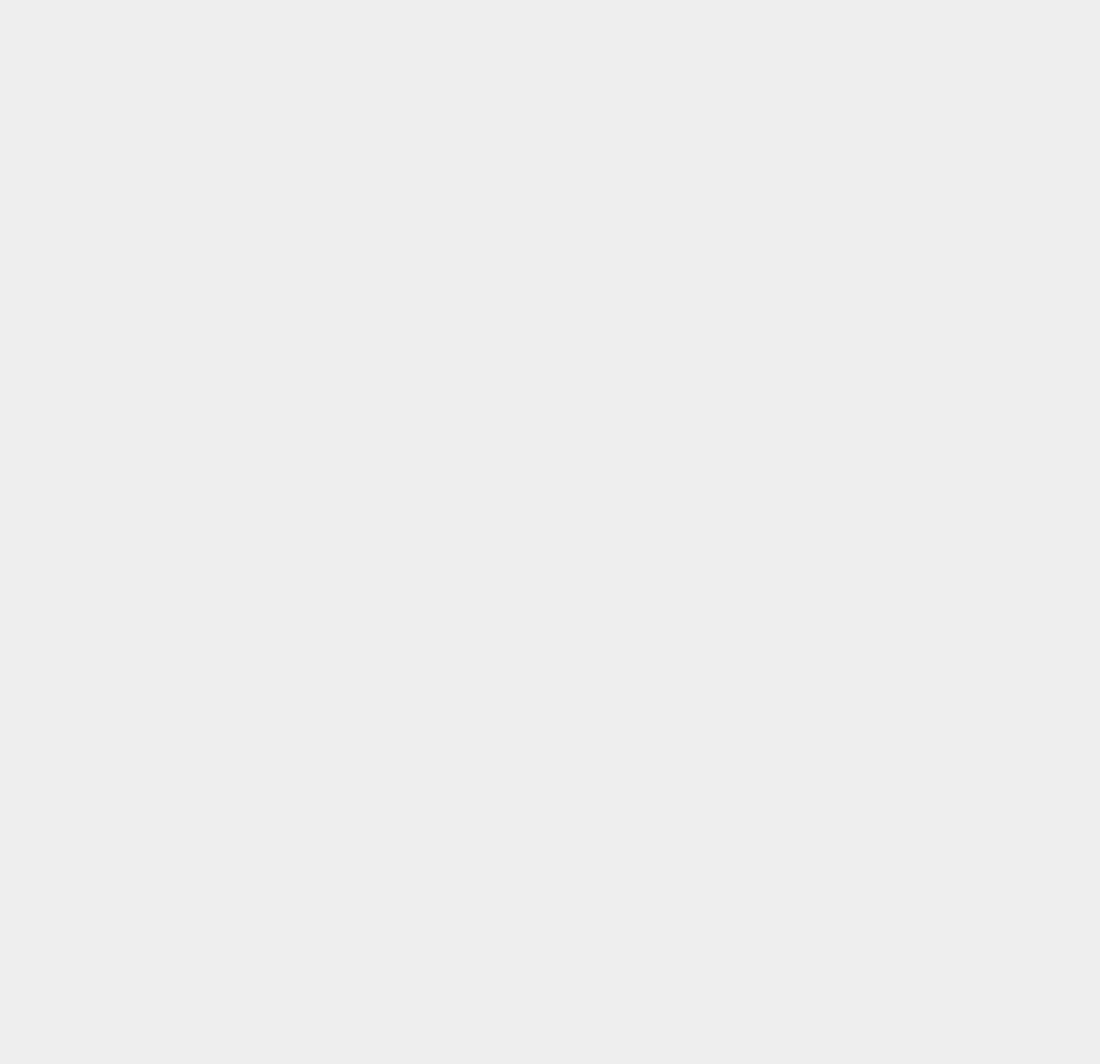 The width and height of the screenshot is (1100, 1064). Describe the element at coordinates (778, 195) in the screenshot. I see `'Swype'` at that location.